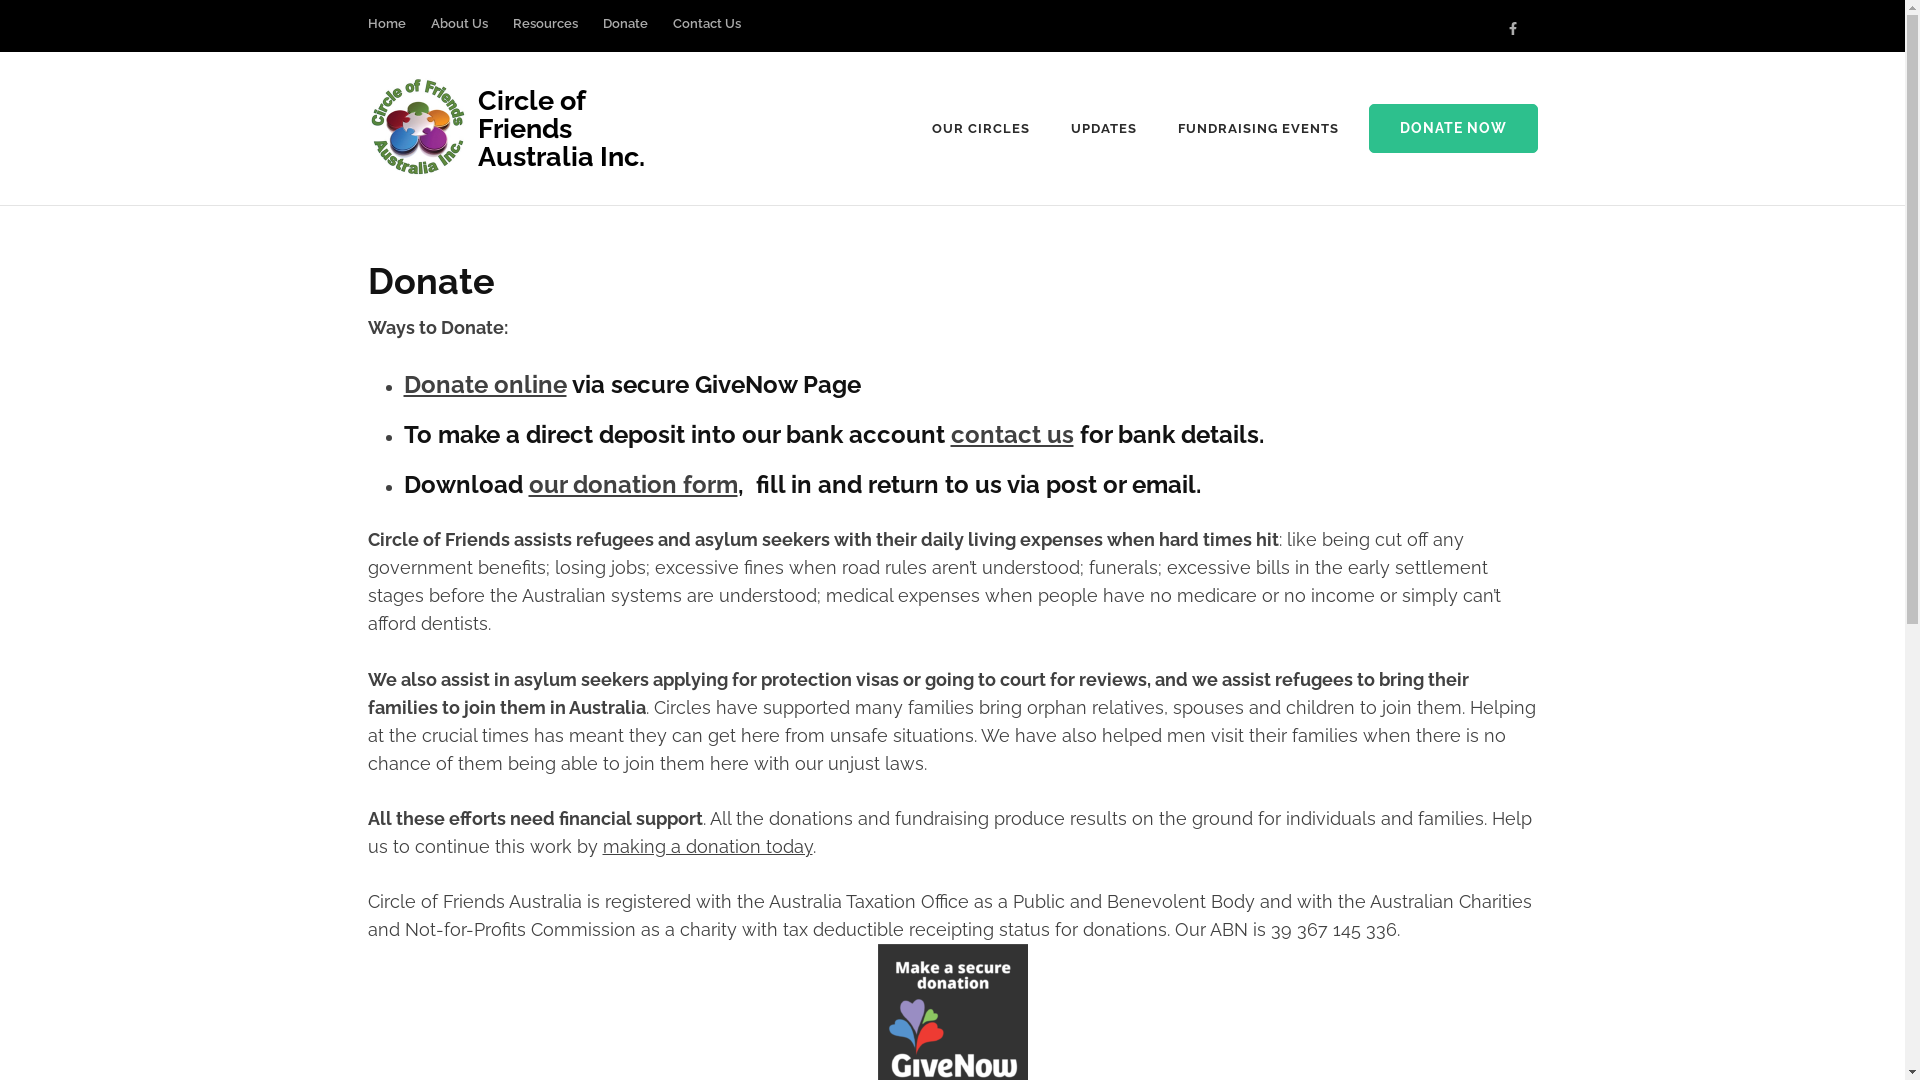 The width and height of the screenshot is (1920, 1080). Describe the element at coordinates (457, 33) in the screenshot. I see `'About Us'` at that location.